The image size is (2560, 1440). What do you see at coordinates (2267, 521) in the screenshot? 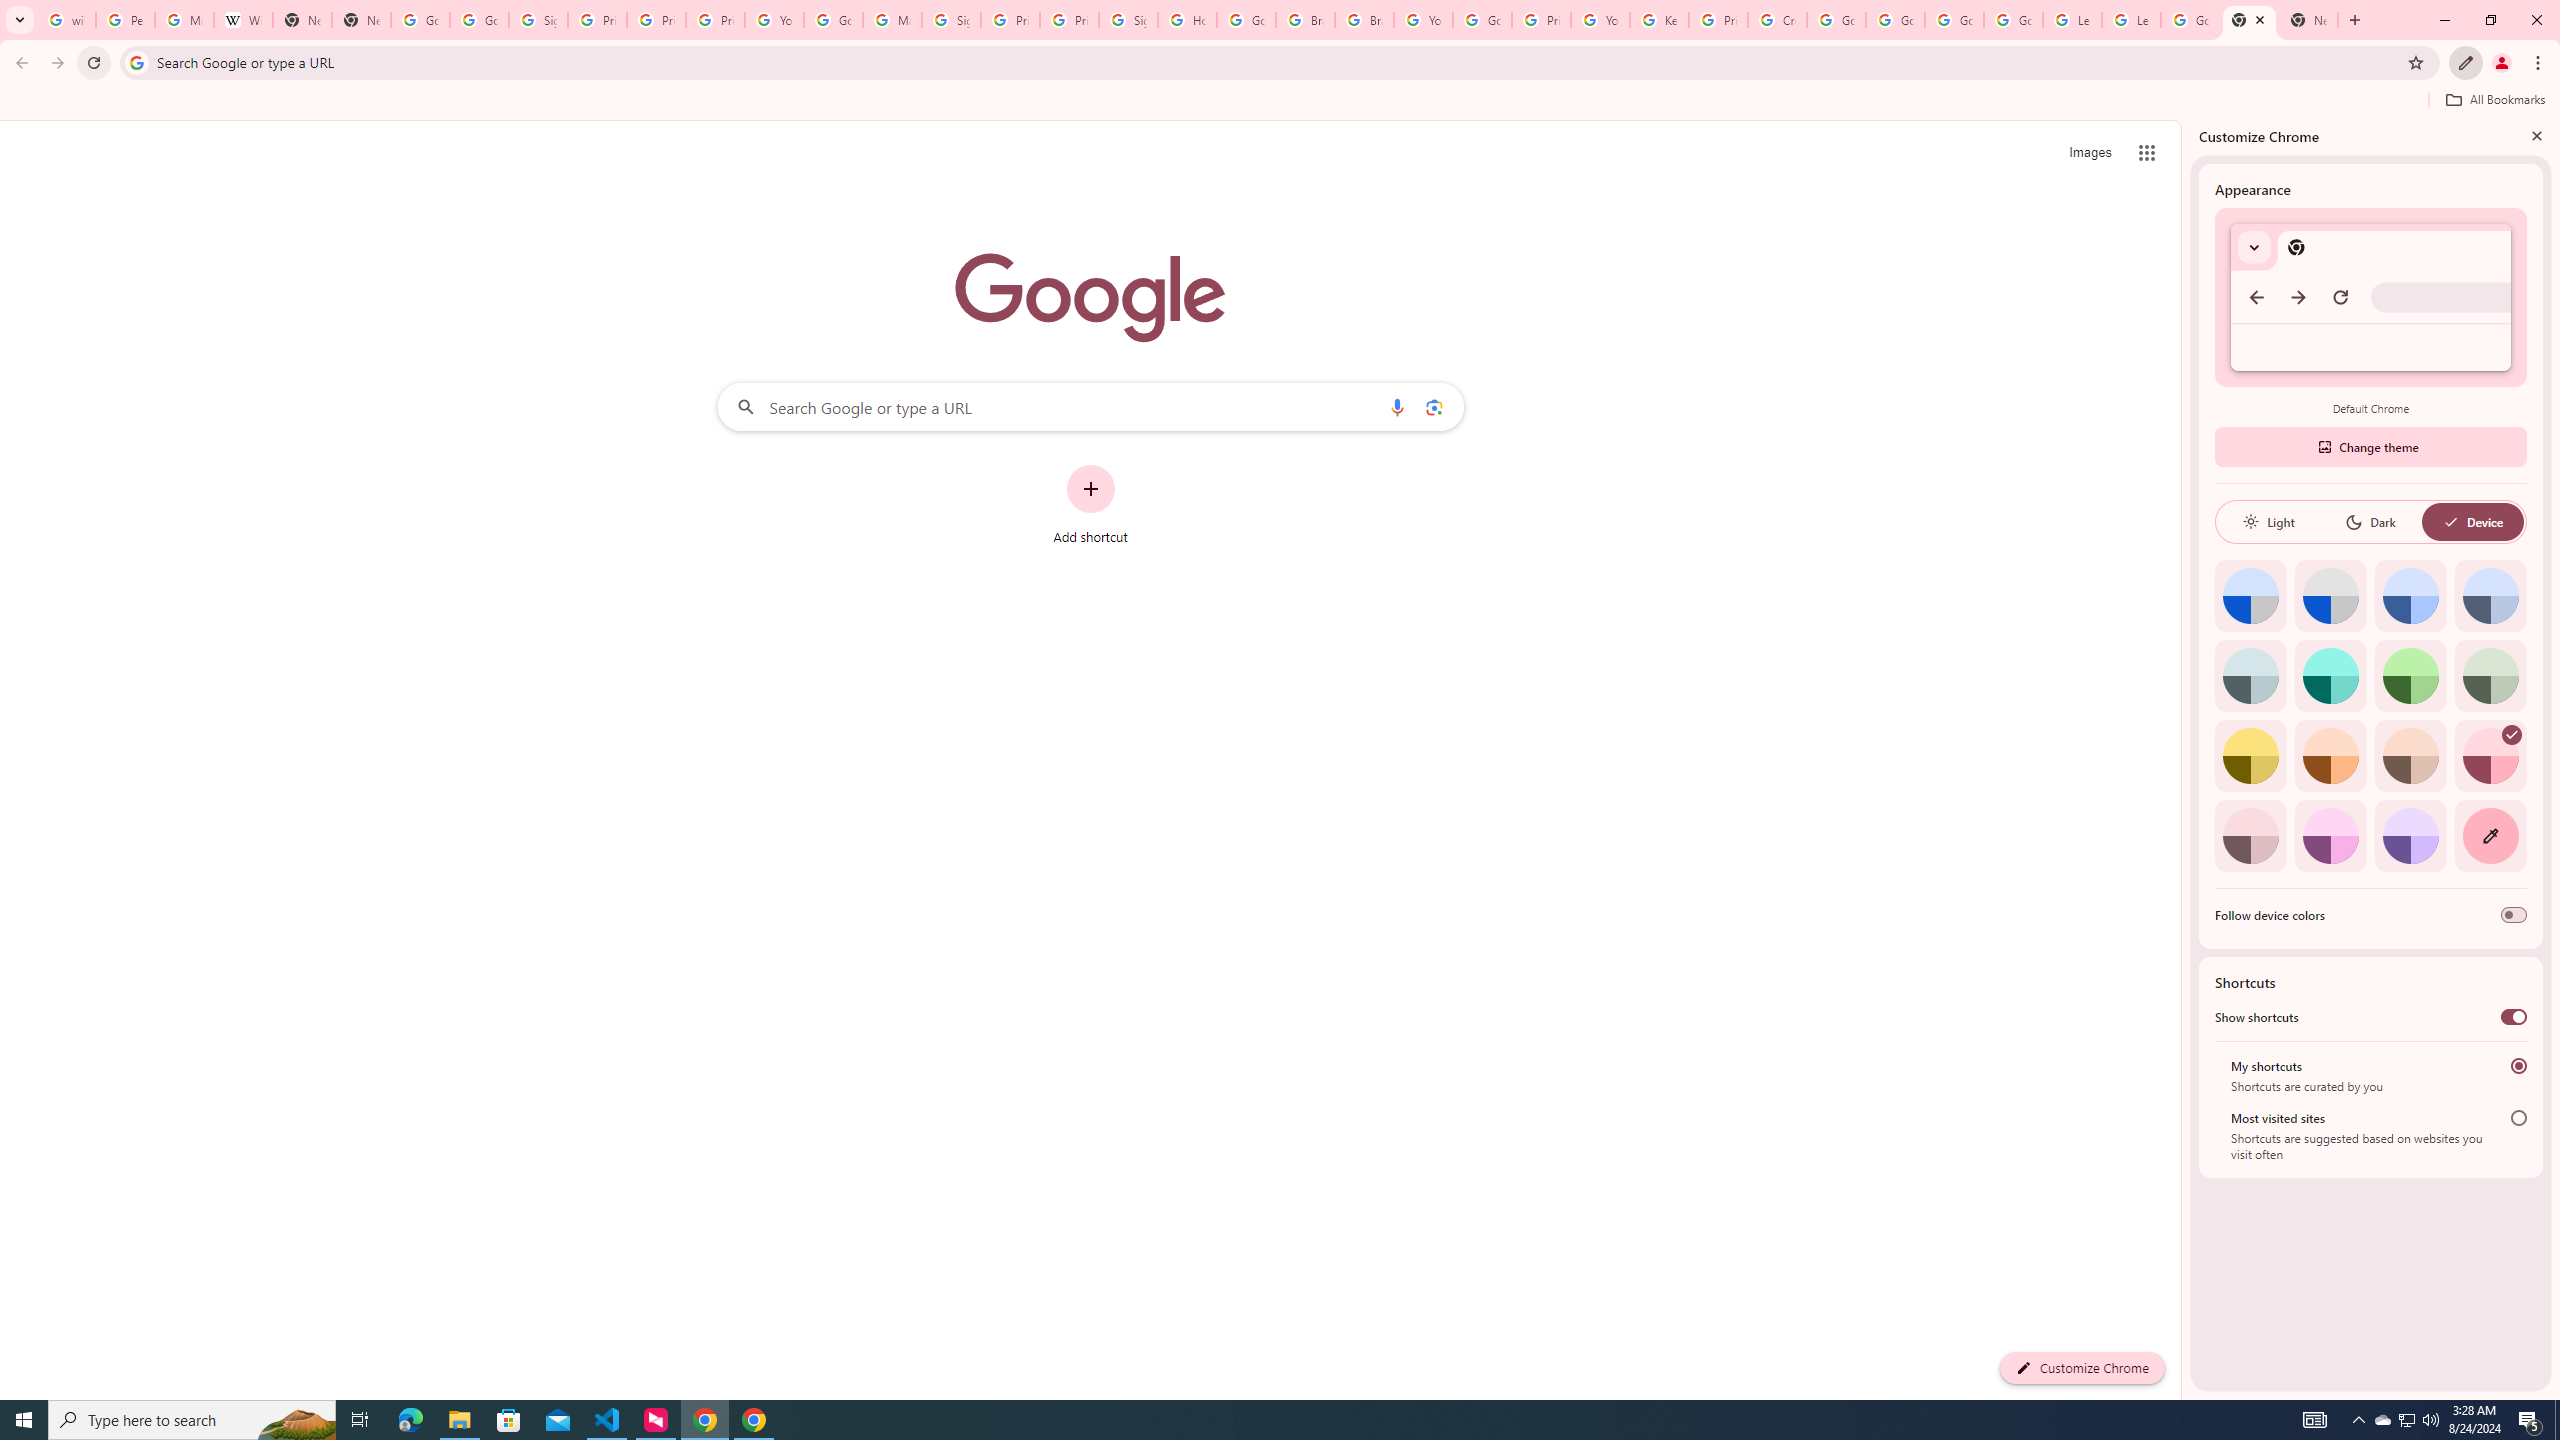
I see `'Light'` at bounding box center [2267, 521].